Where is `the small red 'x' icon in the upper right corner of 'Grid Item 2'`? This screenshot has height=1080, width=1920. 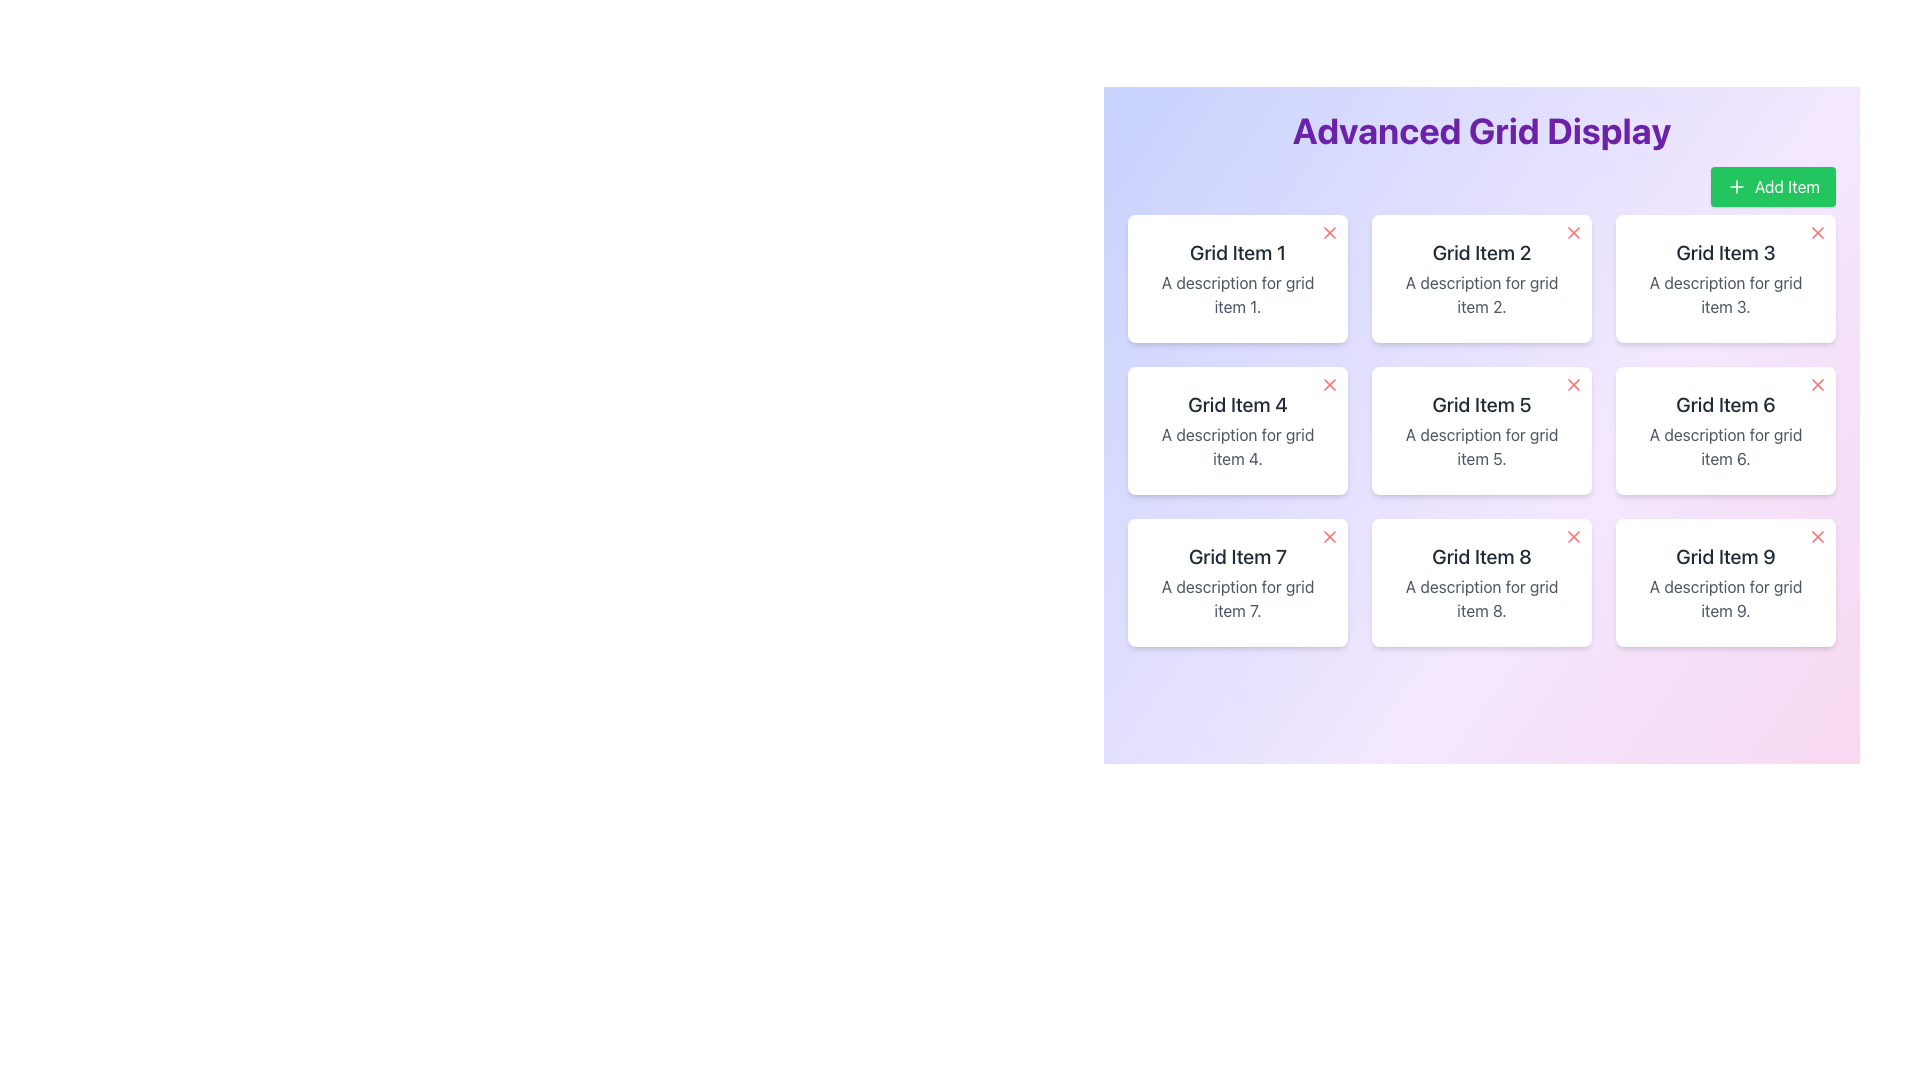
the small red 'x' icon in the upper right corner of 'Grid Item 2' is located at coordinates (1573, 231).